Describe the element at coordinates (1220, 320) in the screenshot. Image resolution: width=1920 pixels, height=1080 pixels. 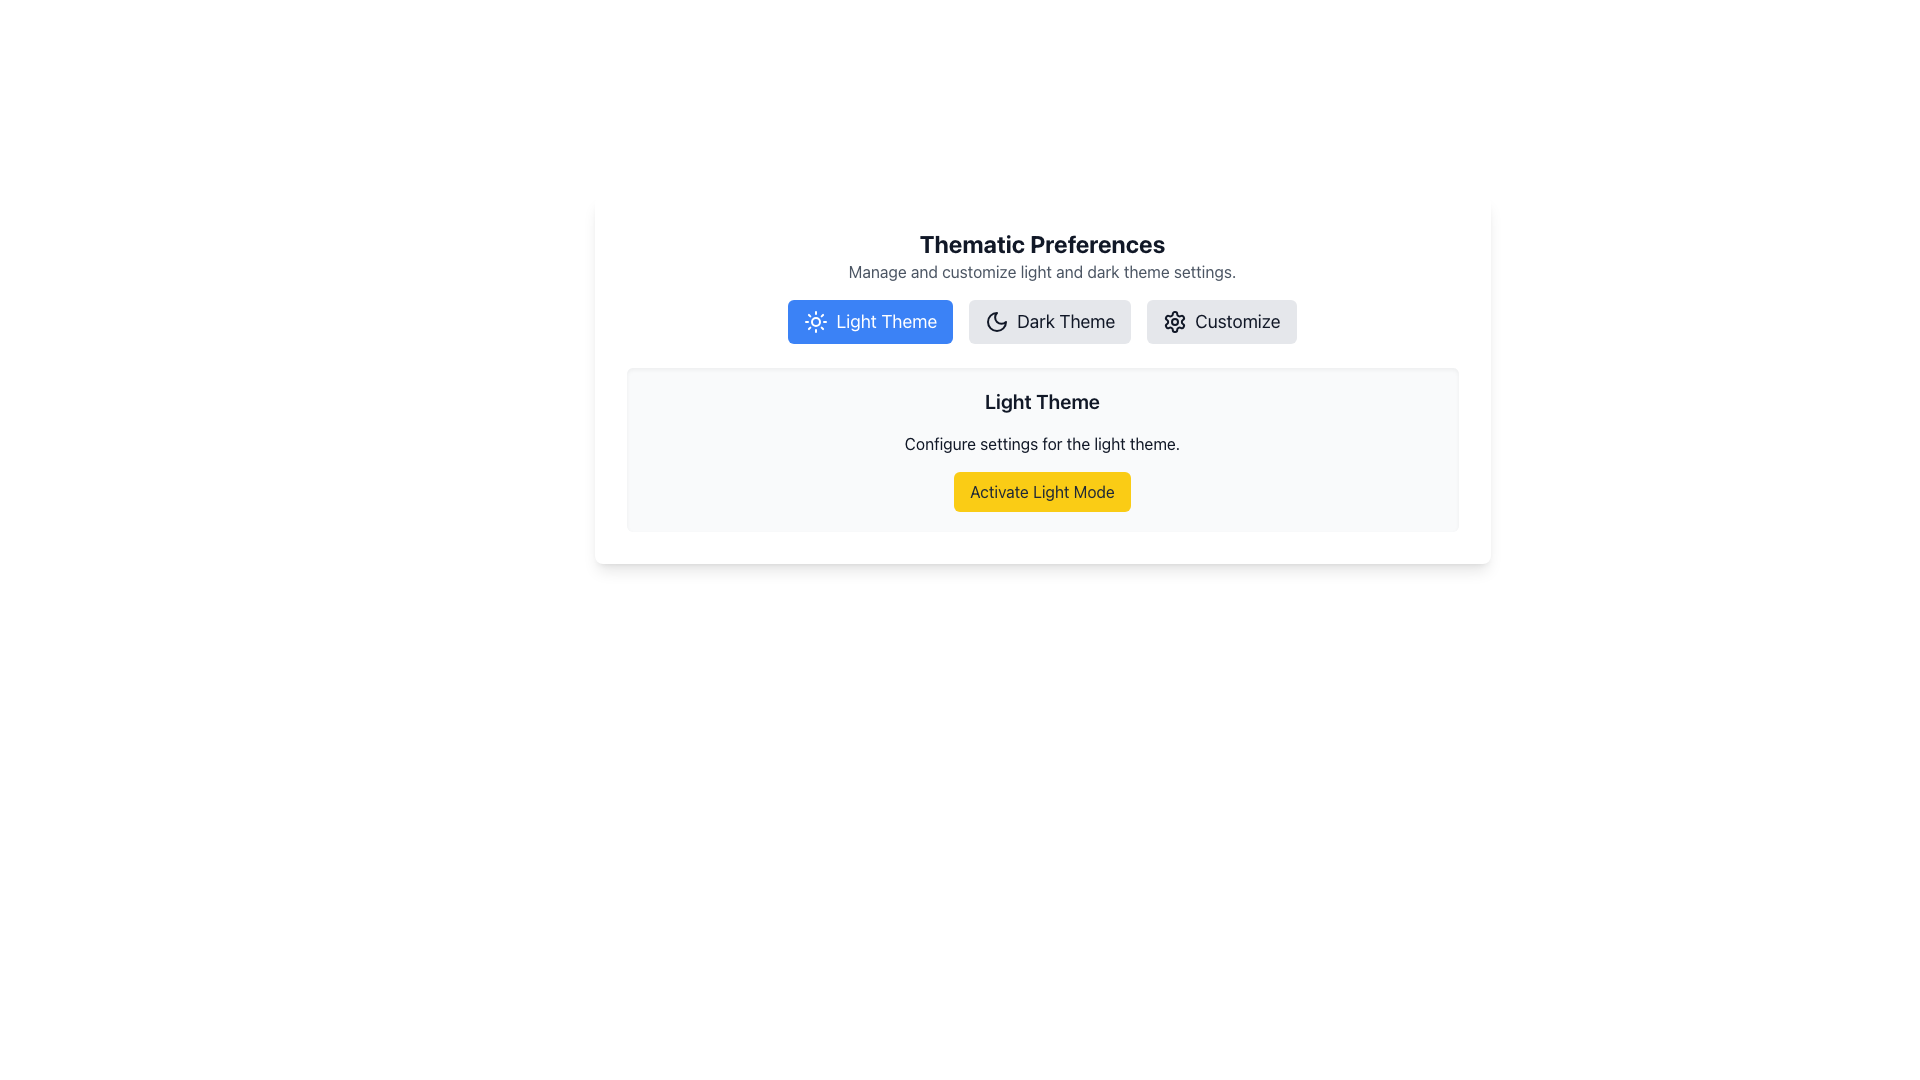
I see `the settings customization button located in the top-center portion of the interface, to the right of the 'Dark Theme' button, which is the third and last button from the left` at that location.